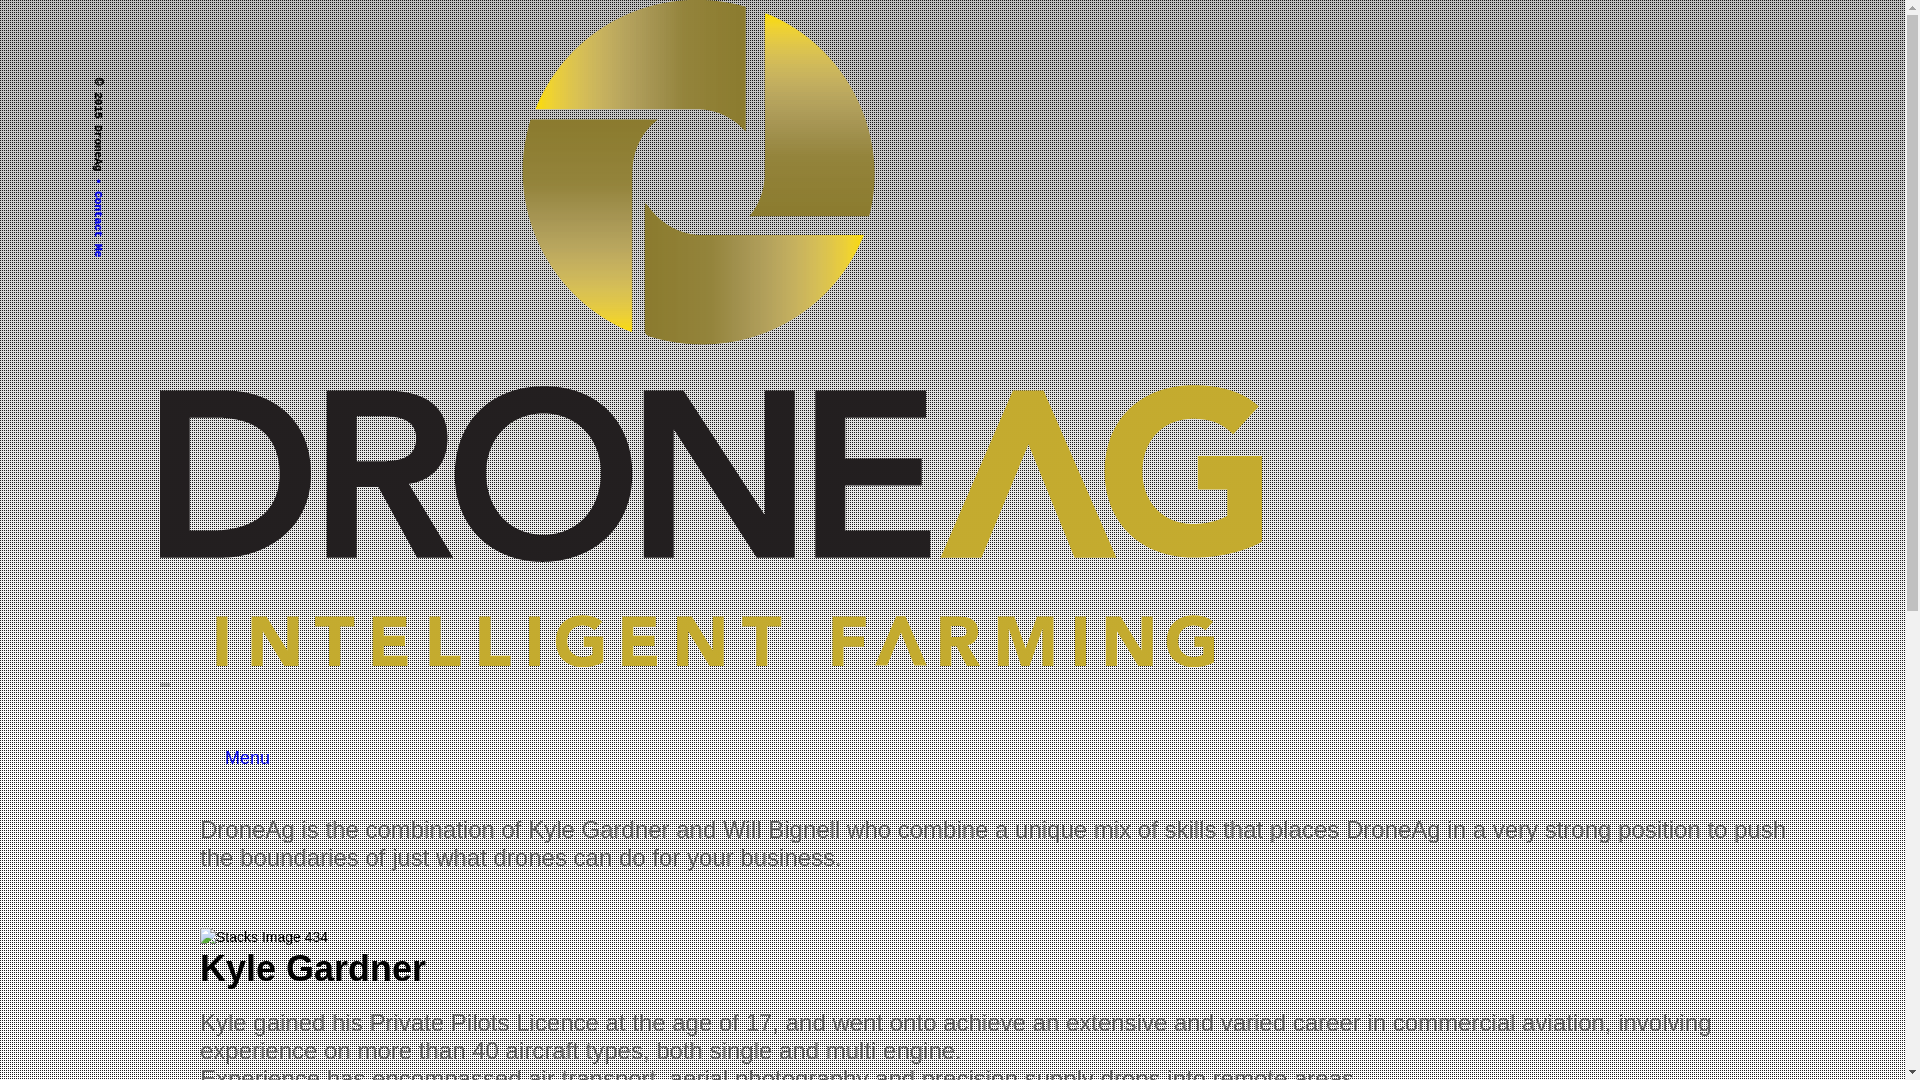  What do you see at coordinates (90, 184) in the screenshot?
I see `'Contact Me'` at bounding box center [90, 184].